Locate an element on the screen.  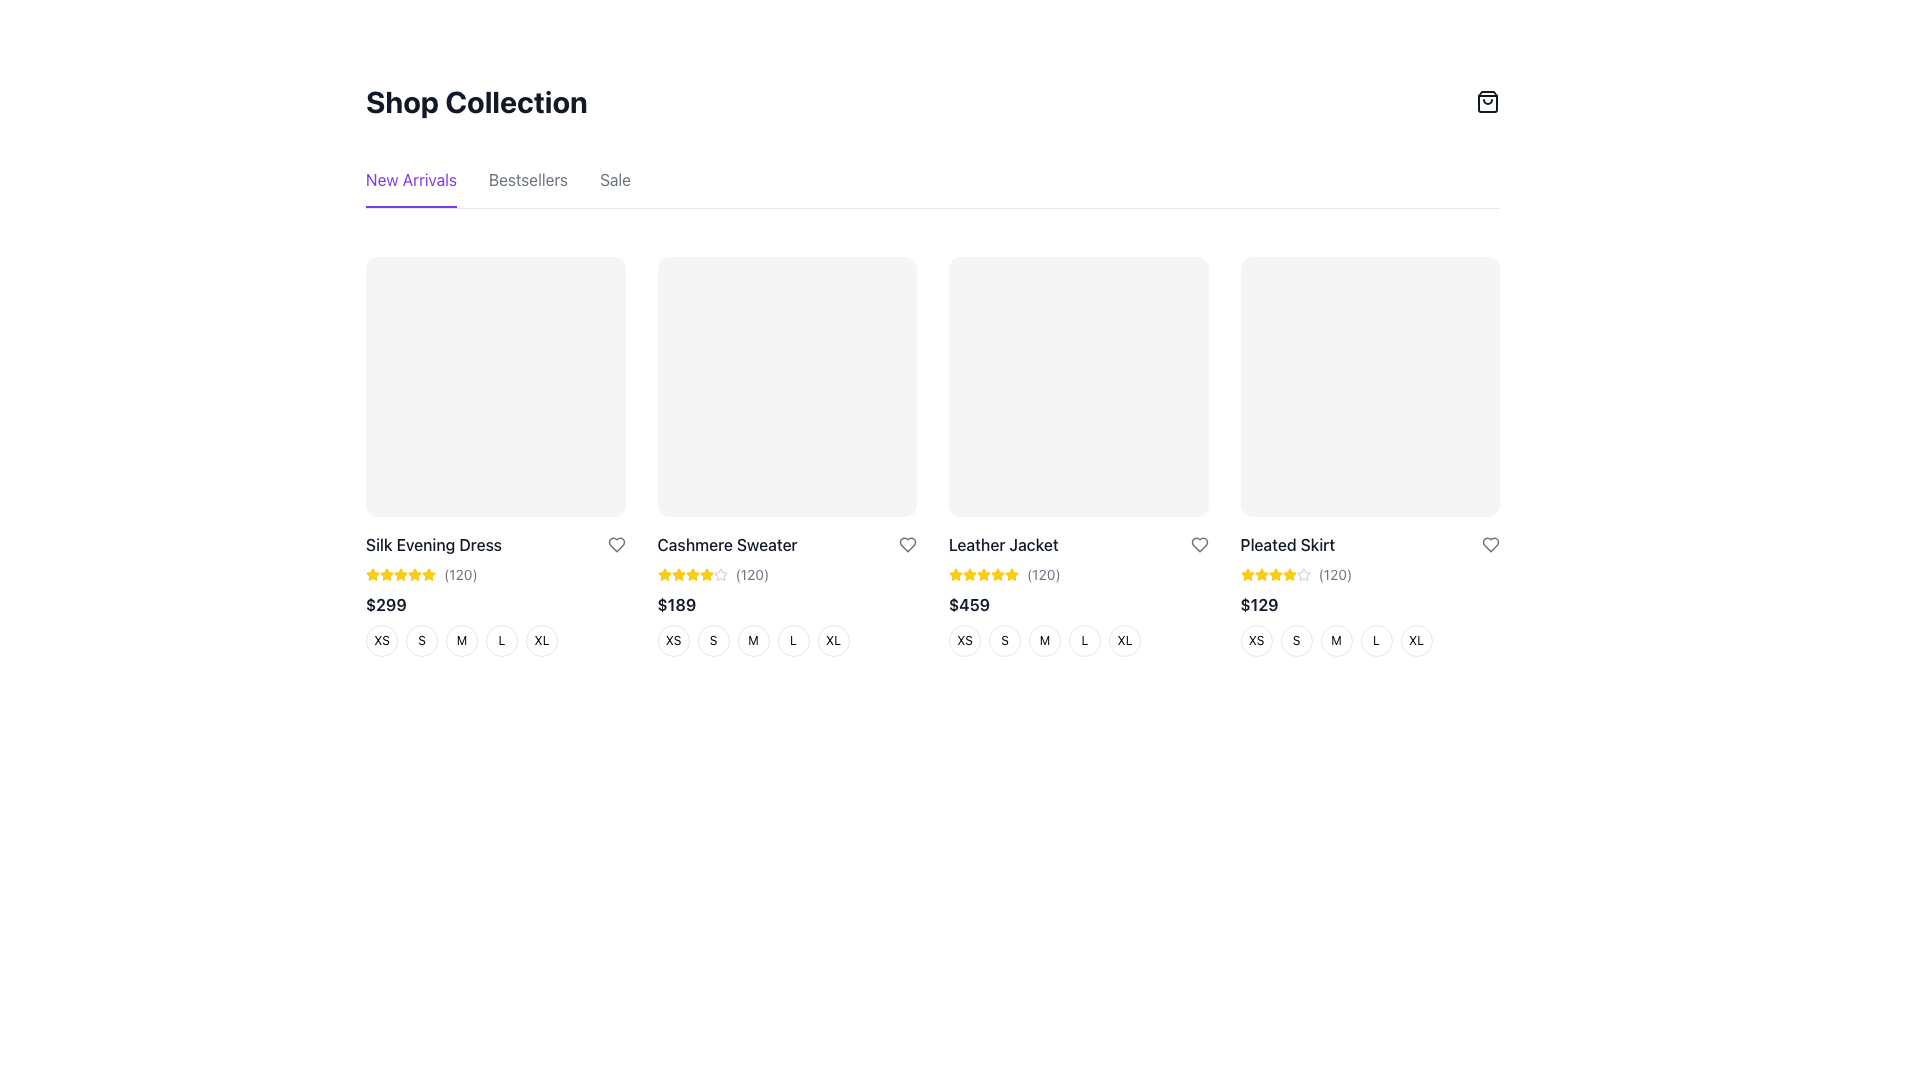
the visual representation of the first star icon in the rating system for the 'Pleated Skirt' product is located at coordinates (1246, 574).